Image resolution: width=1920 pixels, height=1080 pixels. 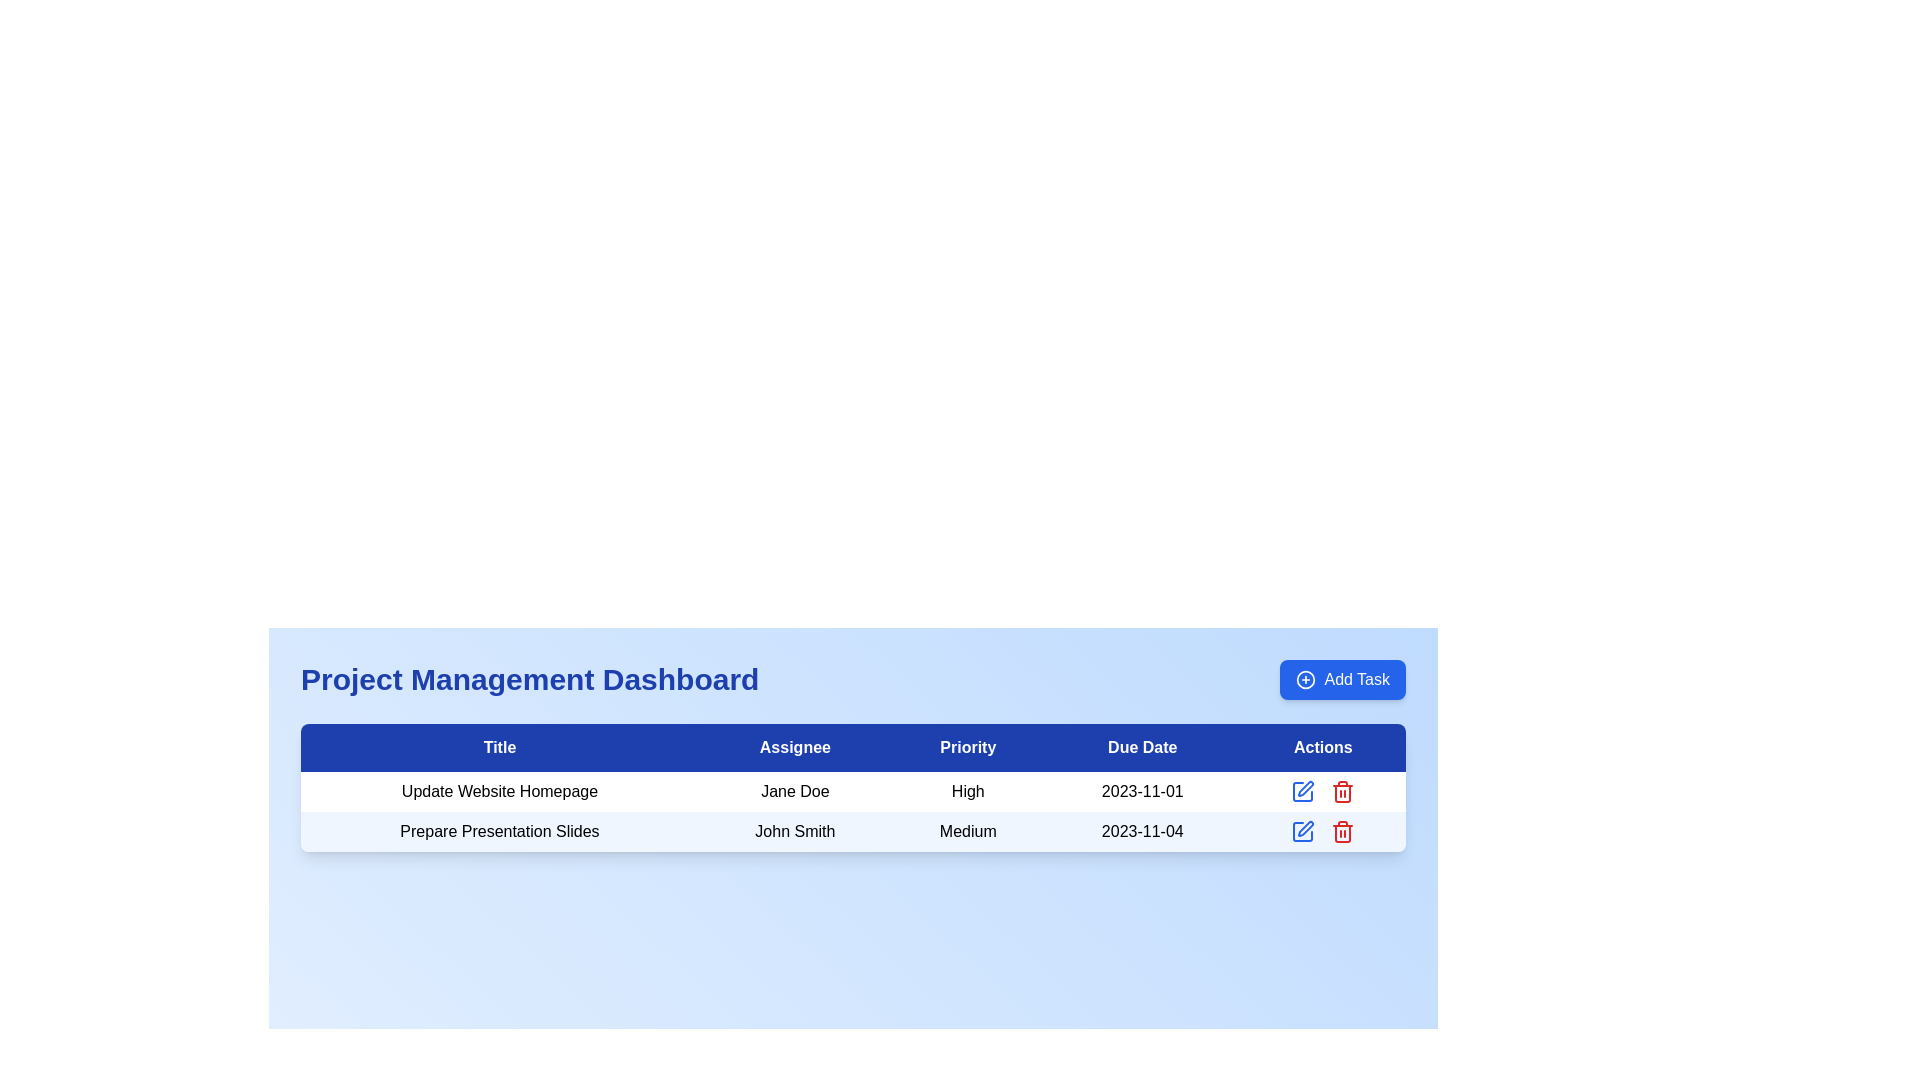 What do you see at coordinates (1142, 748) in the screenshot?
I see `the 'Due Date' text label, which is styled in white text on a blue background and is the fourth header in a row of five, positioned between 'Priority' and 'Actions'` at bounding box center [1142, 748].